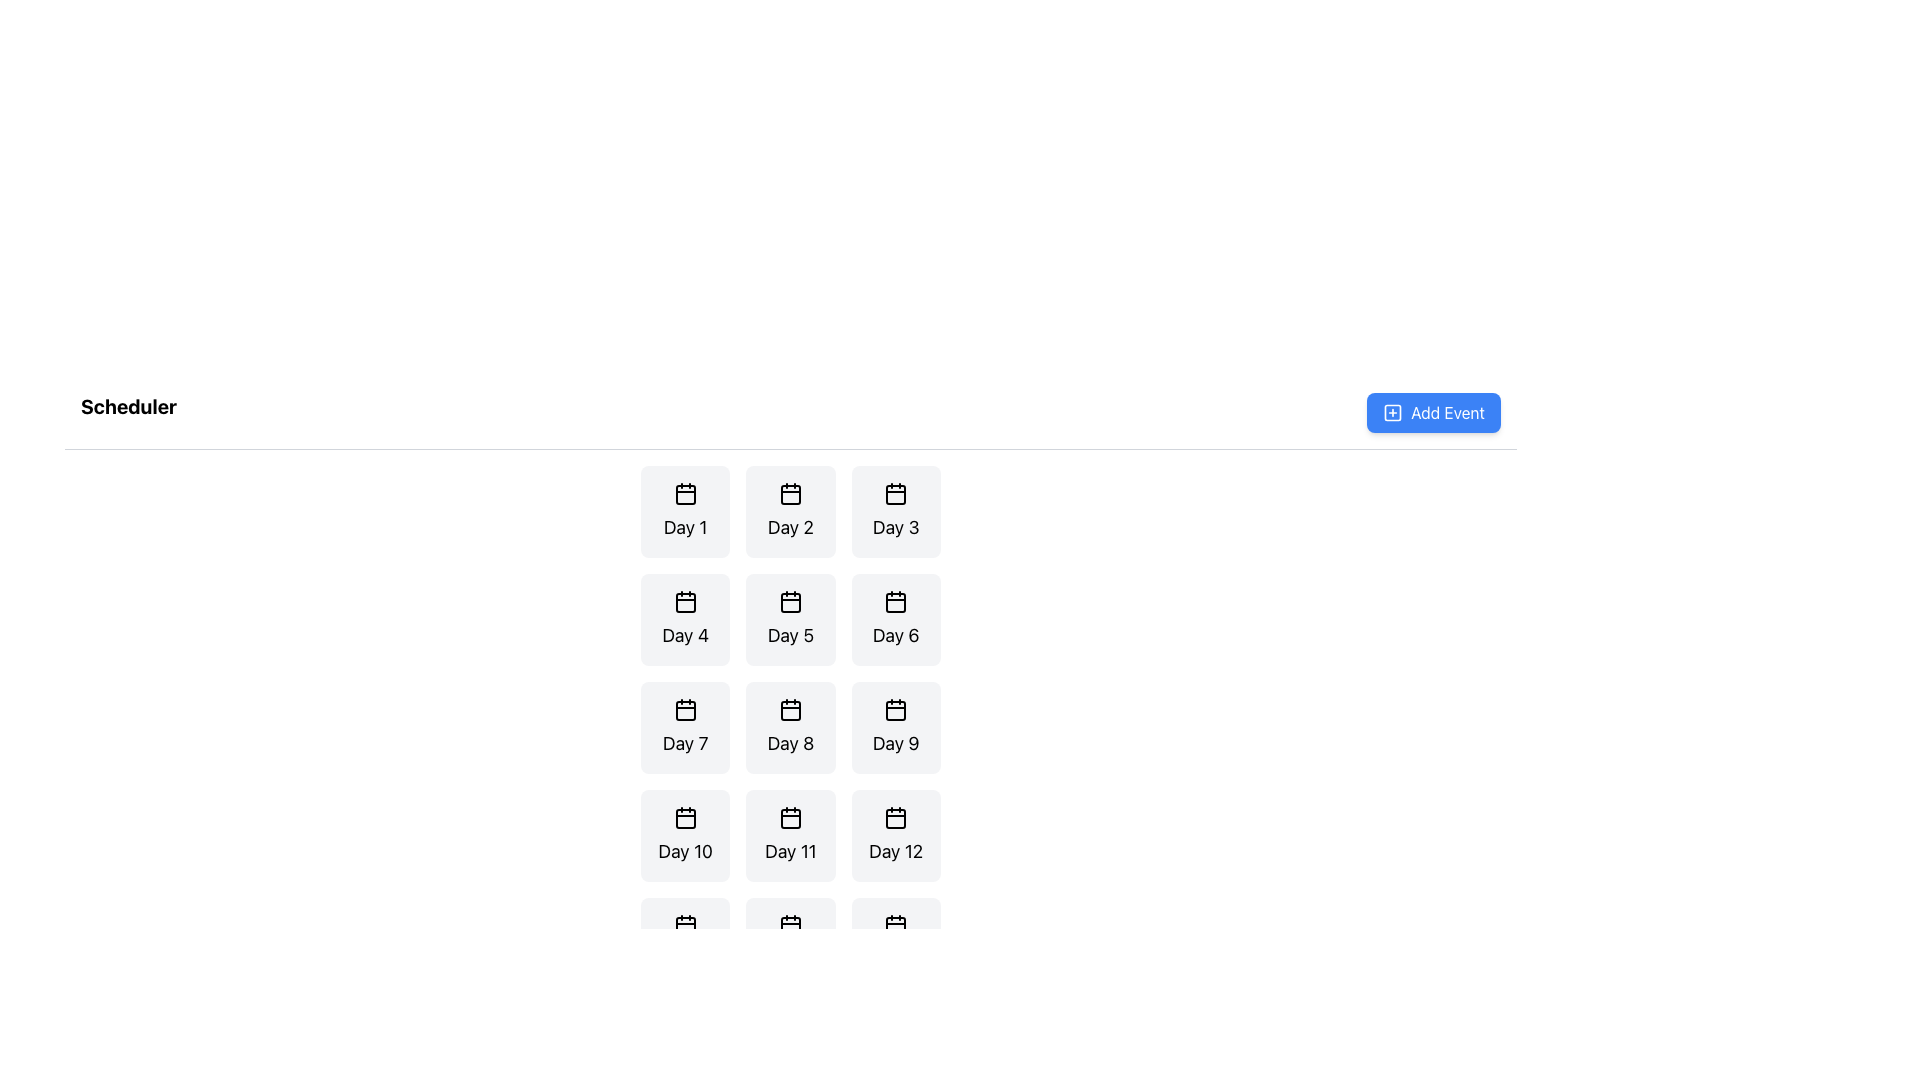 The image size is (1920, 1080). I want to click on the calendar icon located above the label 'Day 9', which has a black outline and a grid-like appearance, situated in the third row and third column of the grid layout, so click(895, 708).